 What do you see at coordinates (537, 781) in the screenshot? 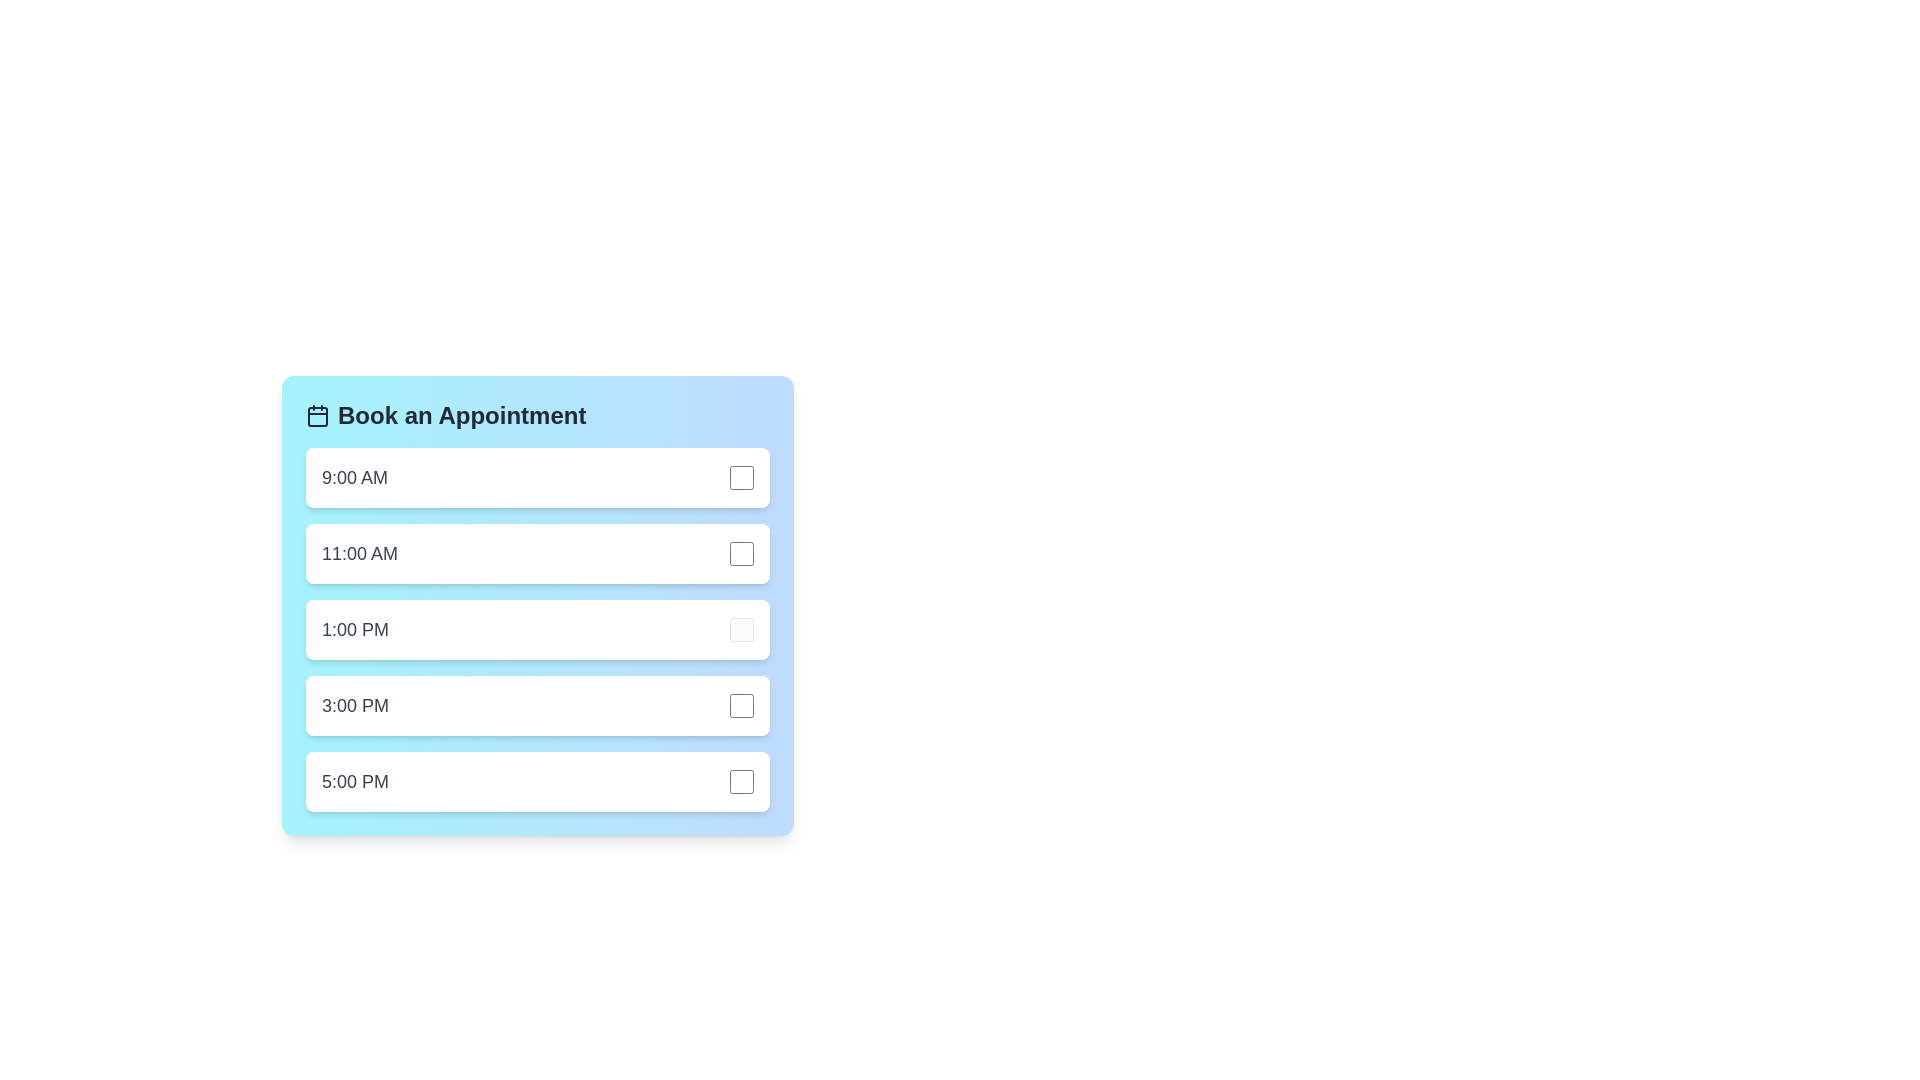
I see `the time slot for 5:00 PM` at bounding box center [537, 781].